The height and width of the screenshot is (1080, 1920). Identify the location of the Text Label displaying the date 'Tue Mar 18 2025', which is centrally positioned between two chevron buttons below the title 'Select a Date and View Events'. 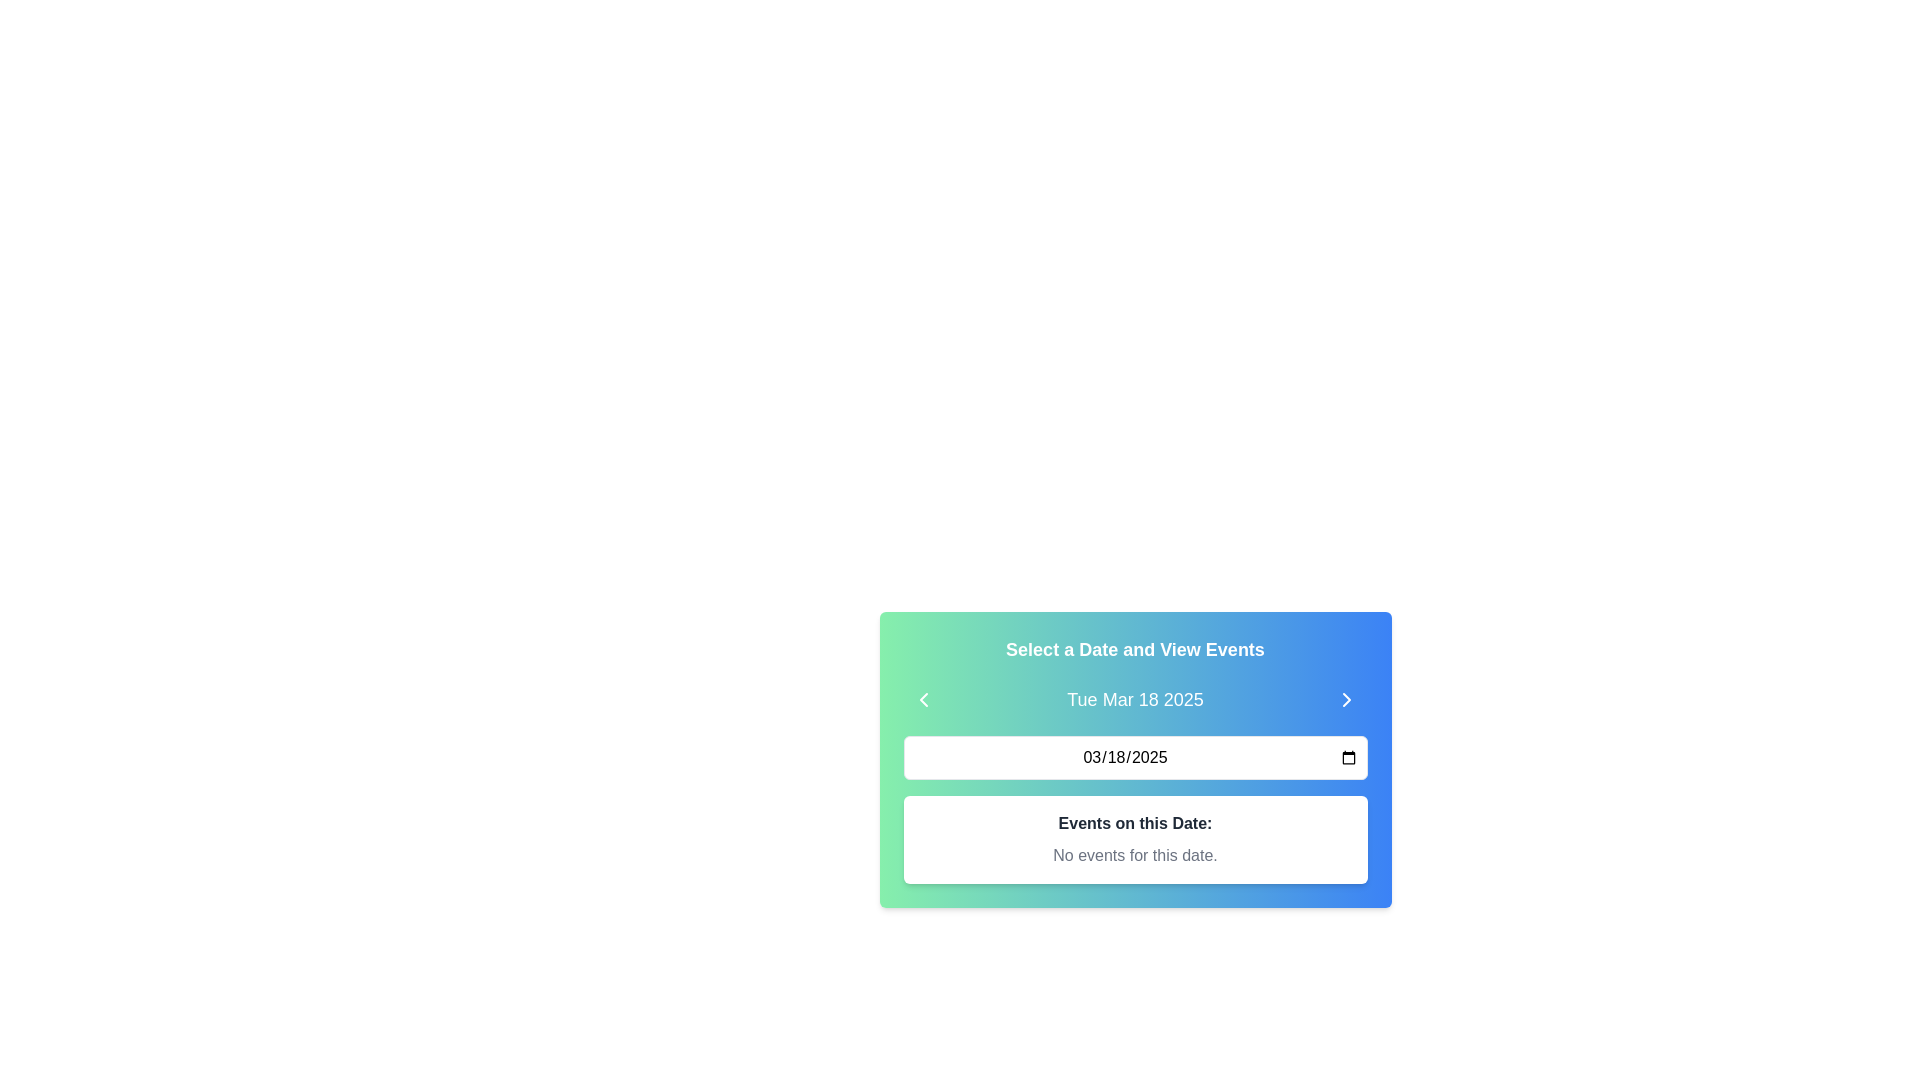
(1135, 698).